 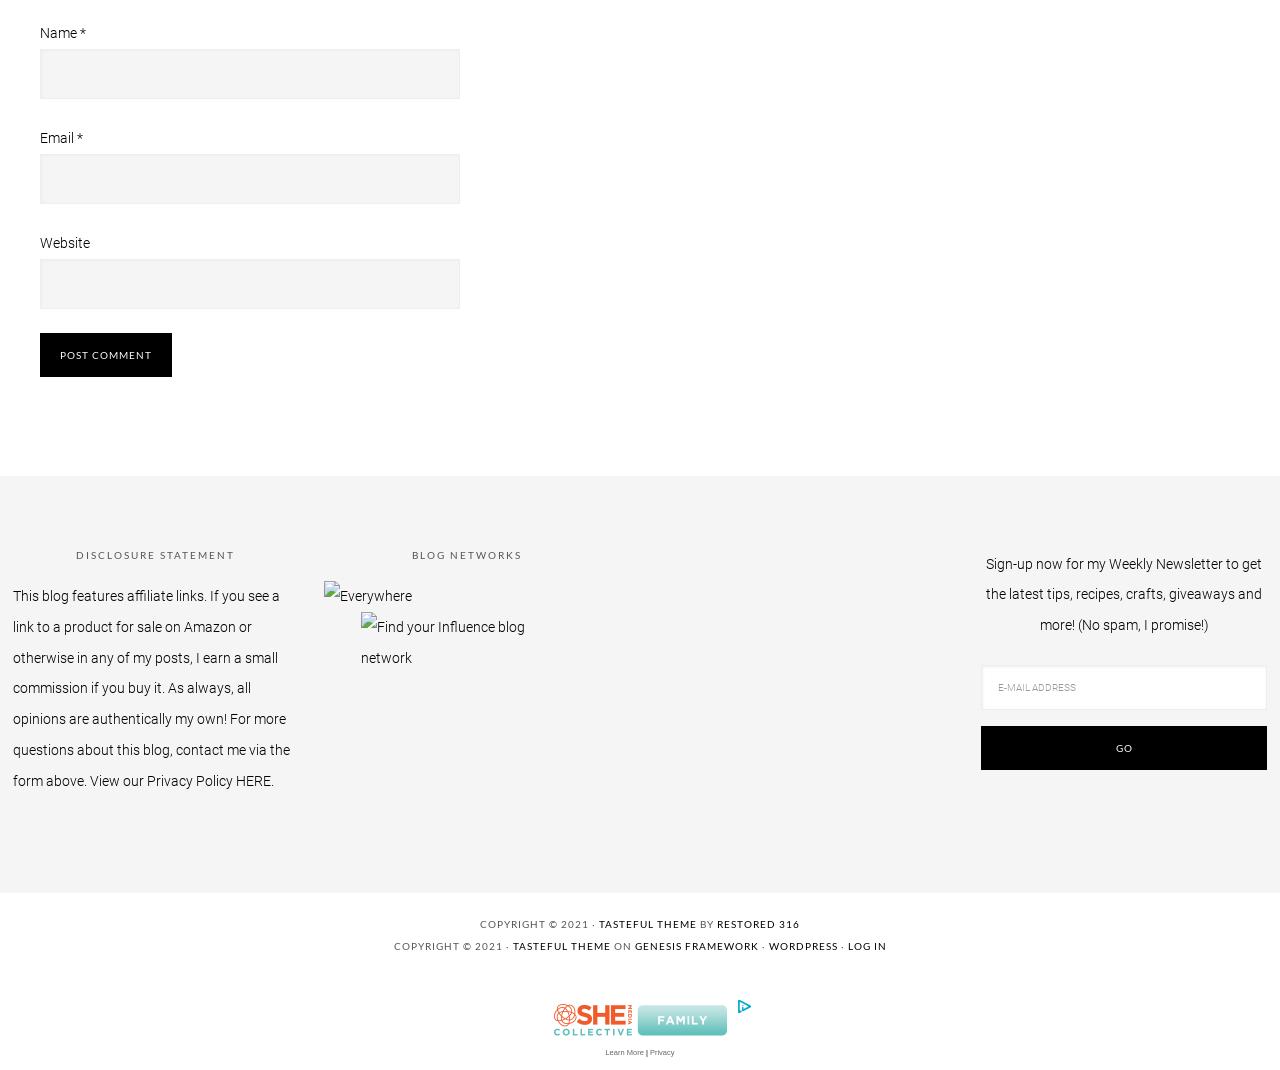 What do you see at coordinates (706, 923) in the screenshot?
I see `'by'` at bounding box center [706, 923].